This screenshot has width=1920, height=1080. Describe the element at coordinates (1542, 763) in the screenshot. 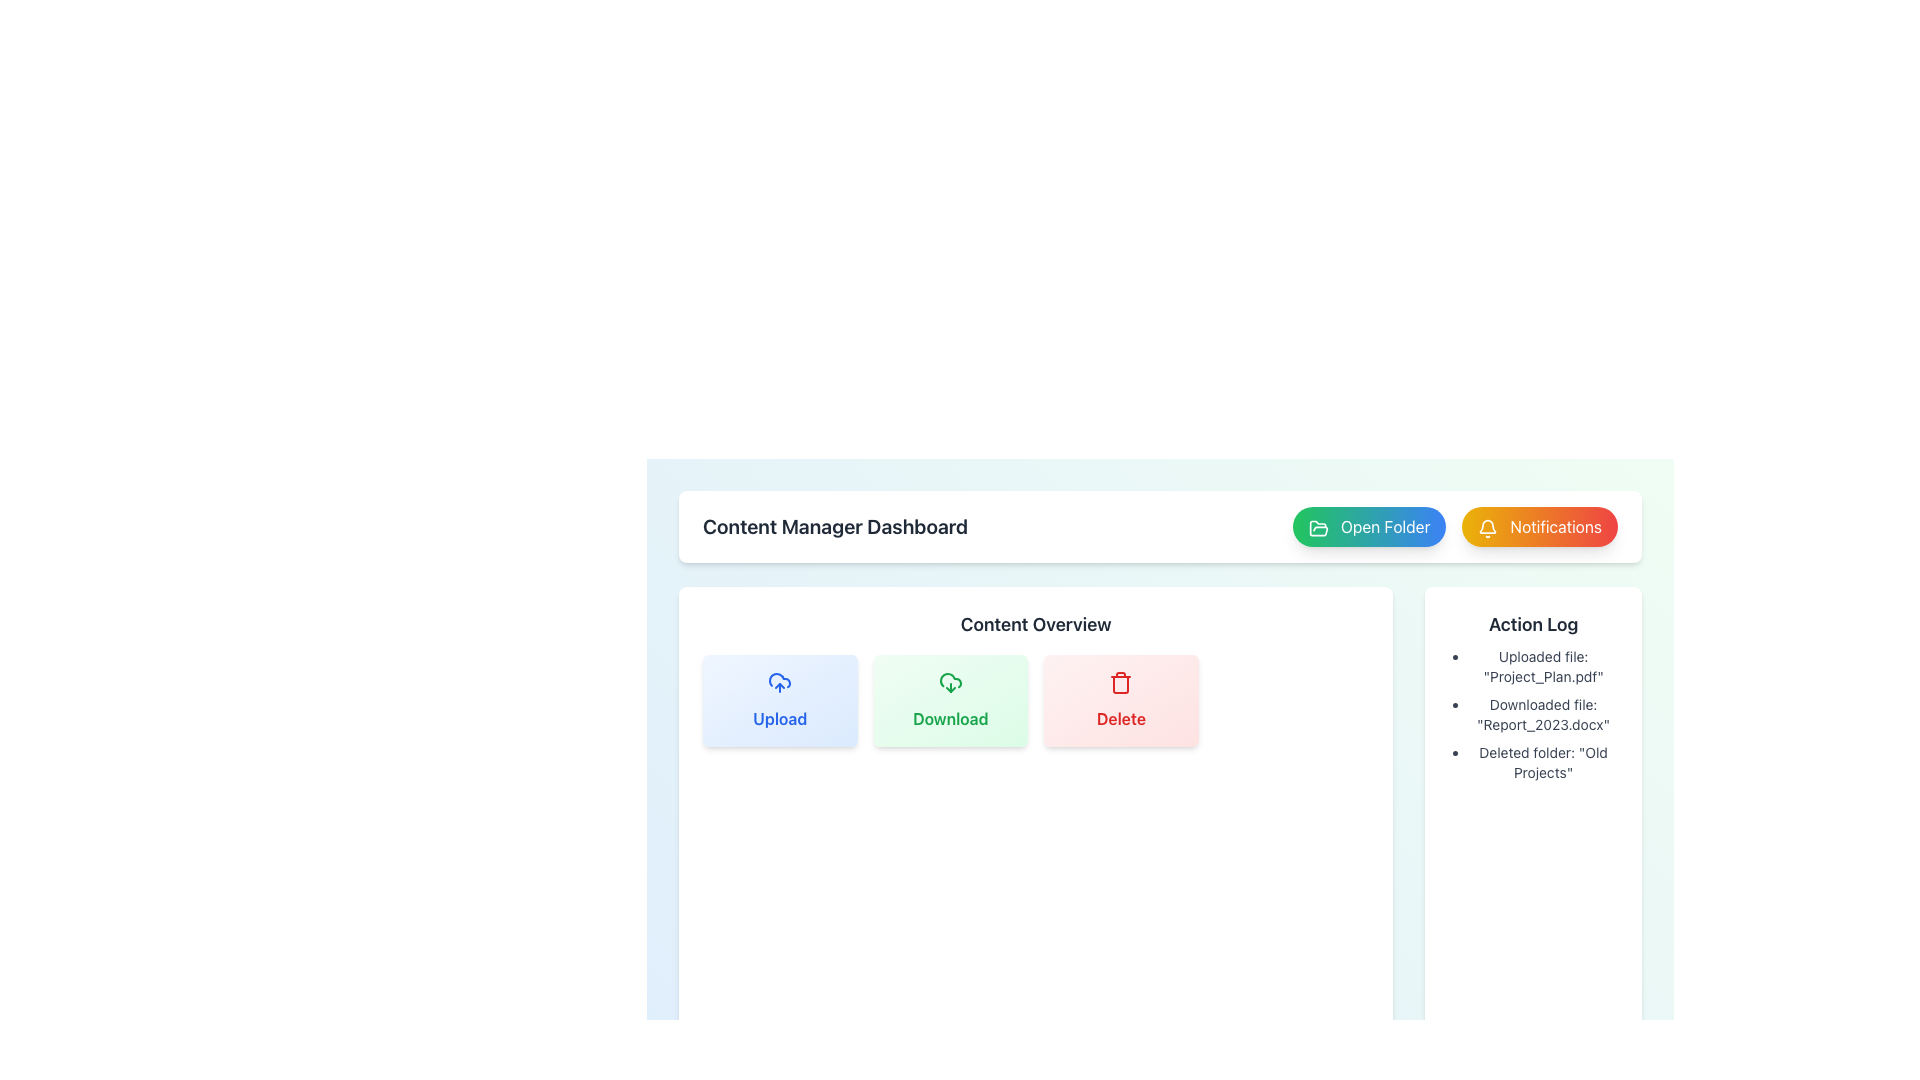

I see `the third item in the 'Action Log' panel which details the deletion of the folder named 'Old Projects'` at that location.